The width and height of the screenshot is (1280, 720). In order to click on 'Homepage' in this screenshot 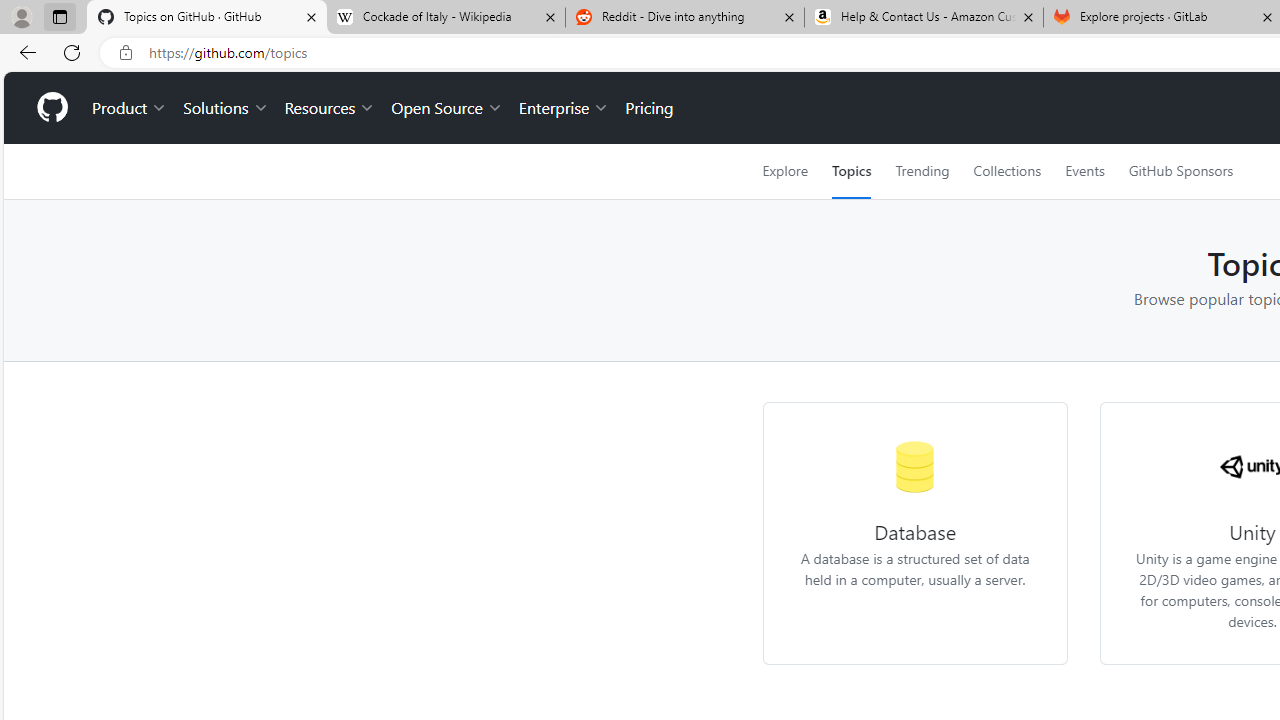, I will do `click(51, 108)`.